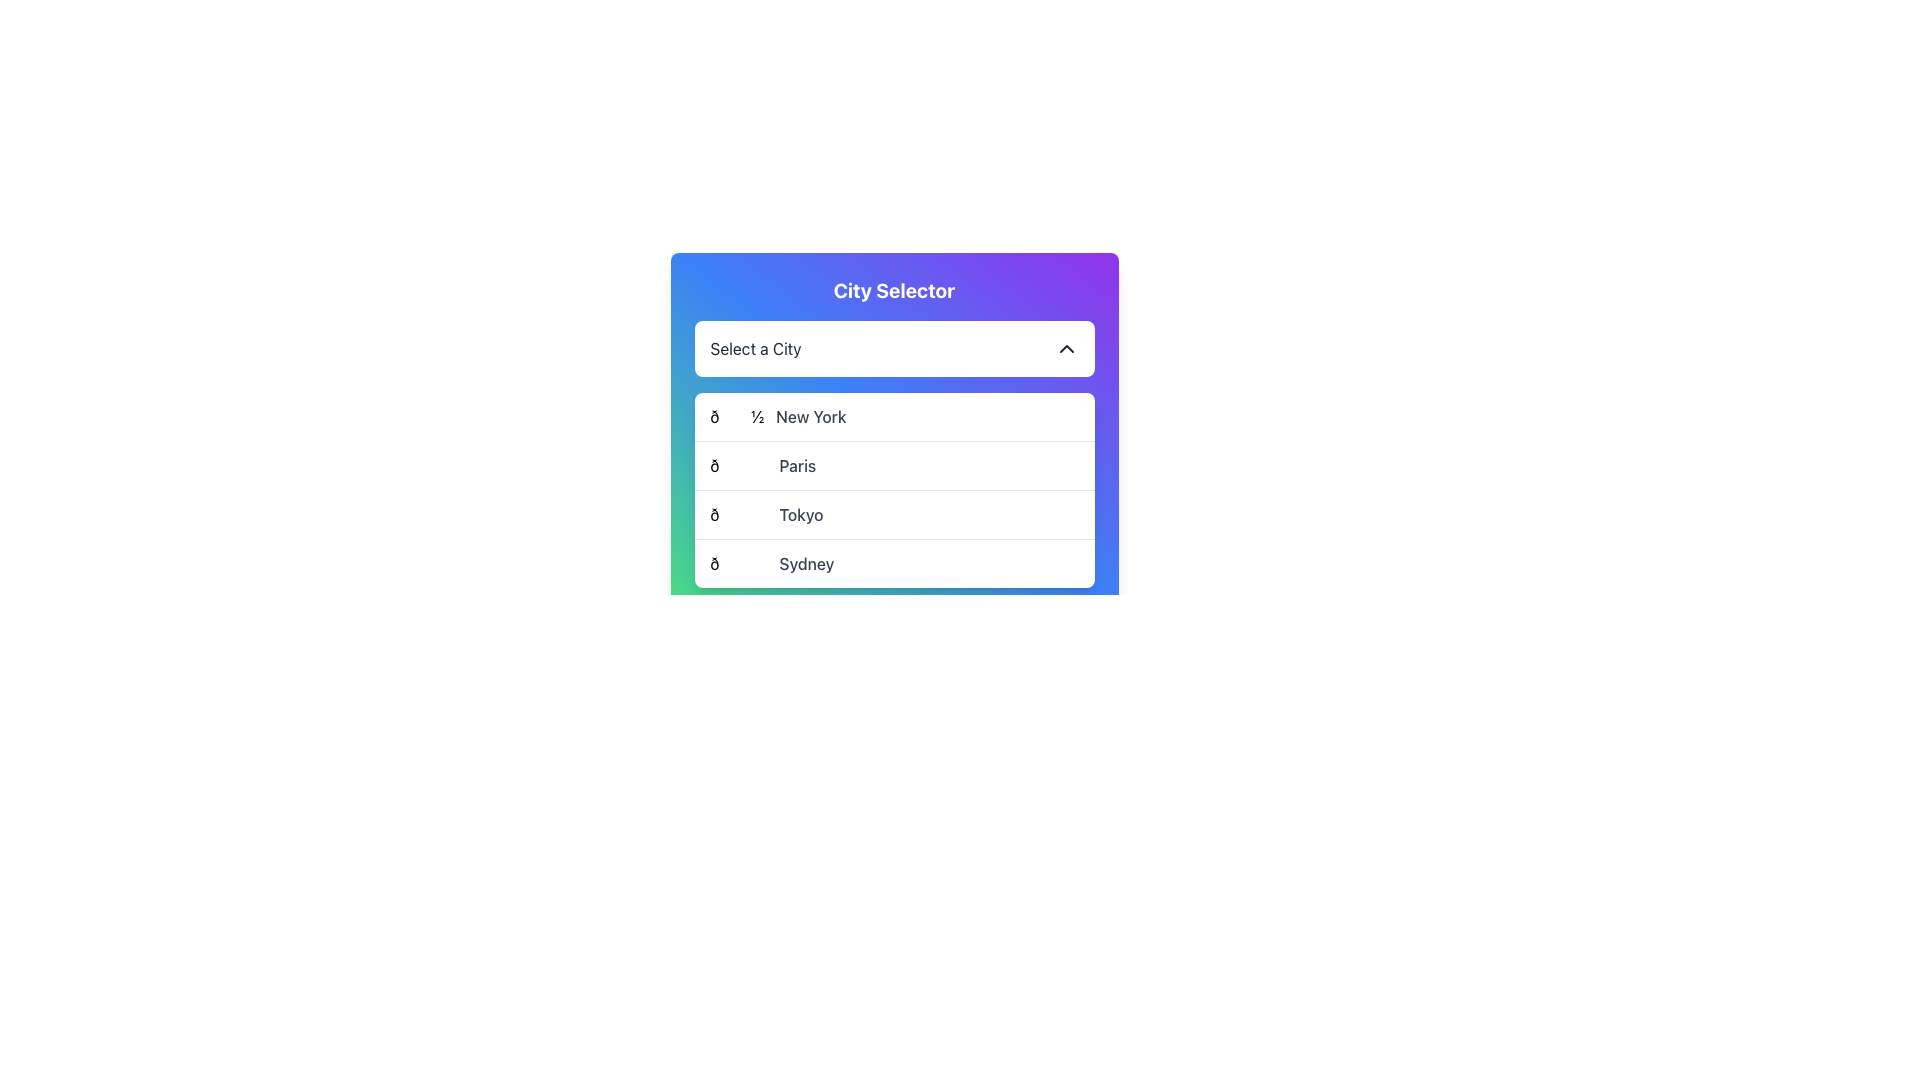  I want to click on the second row of the dropdown menu, so click(893, 465).